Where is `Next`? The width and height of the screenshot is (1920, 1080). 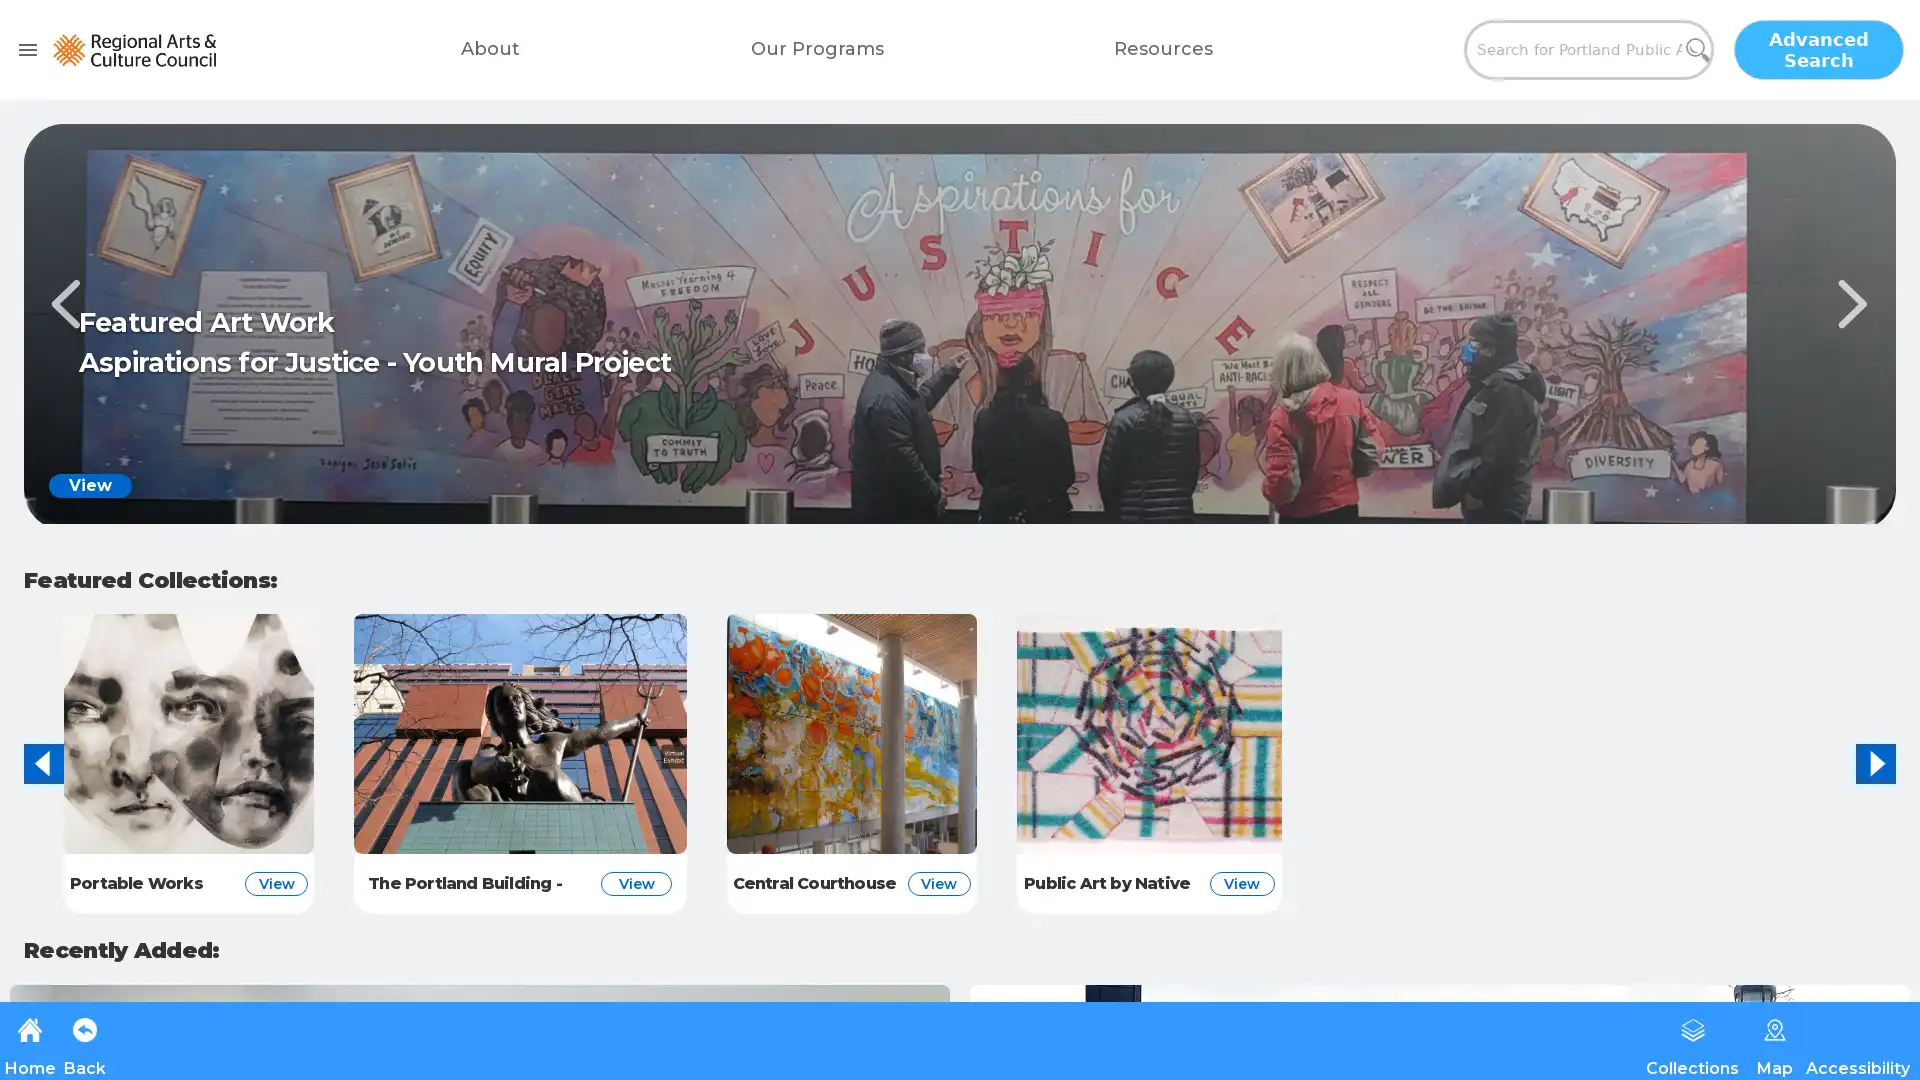 Next is located at coordinates (1852, 304).